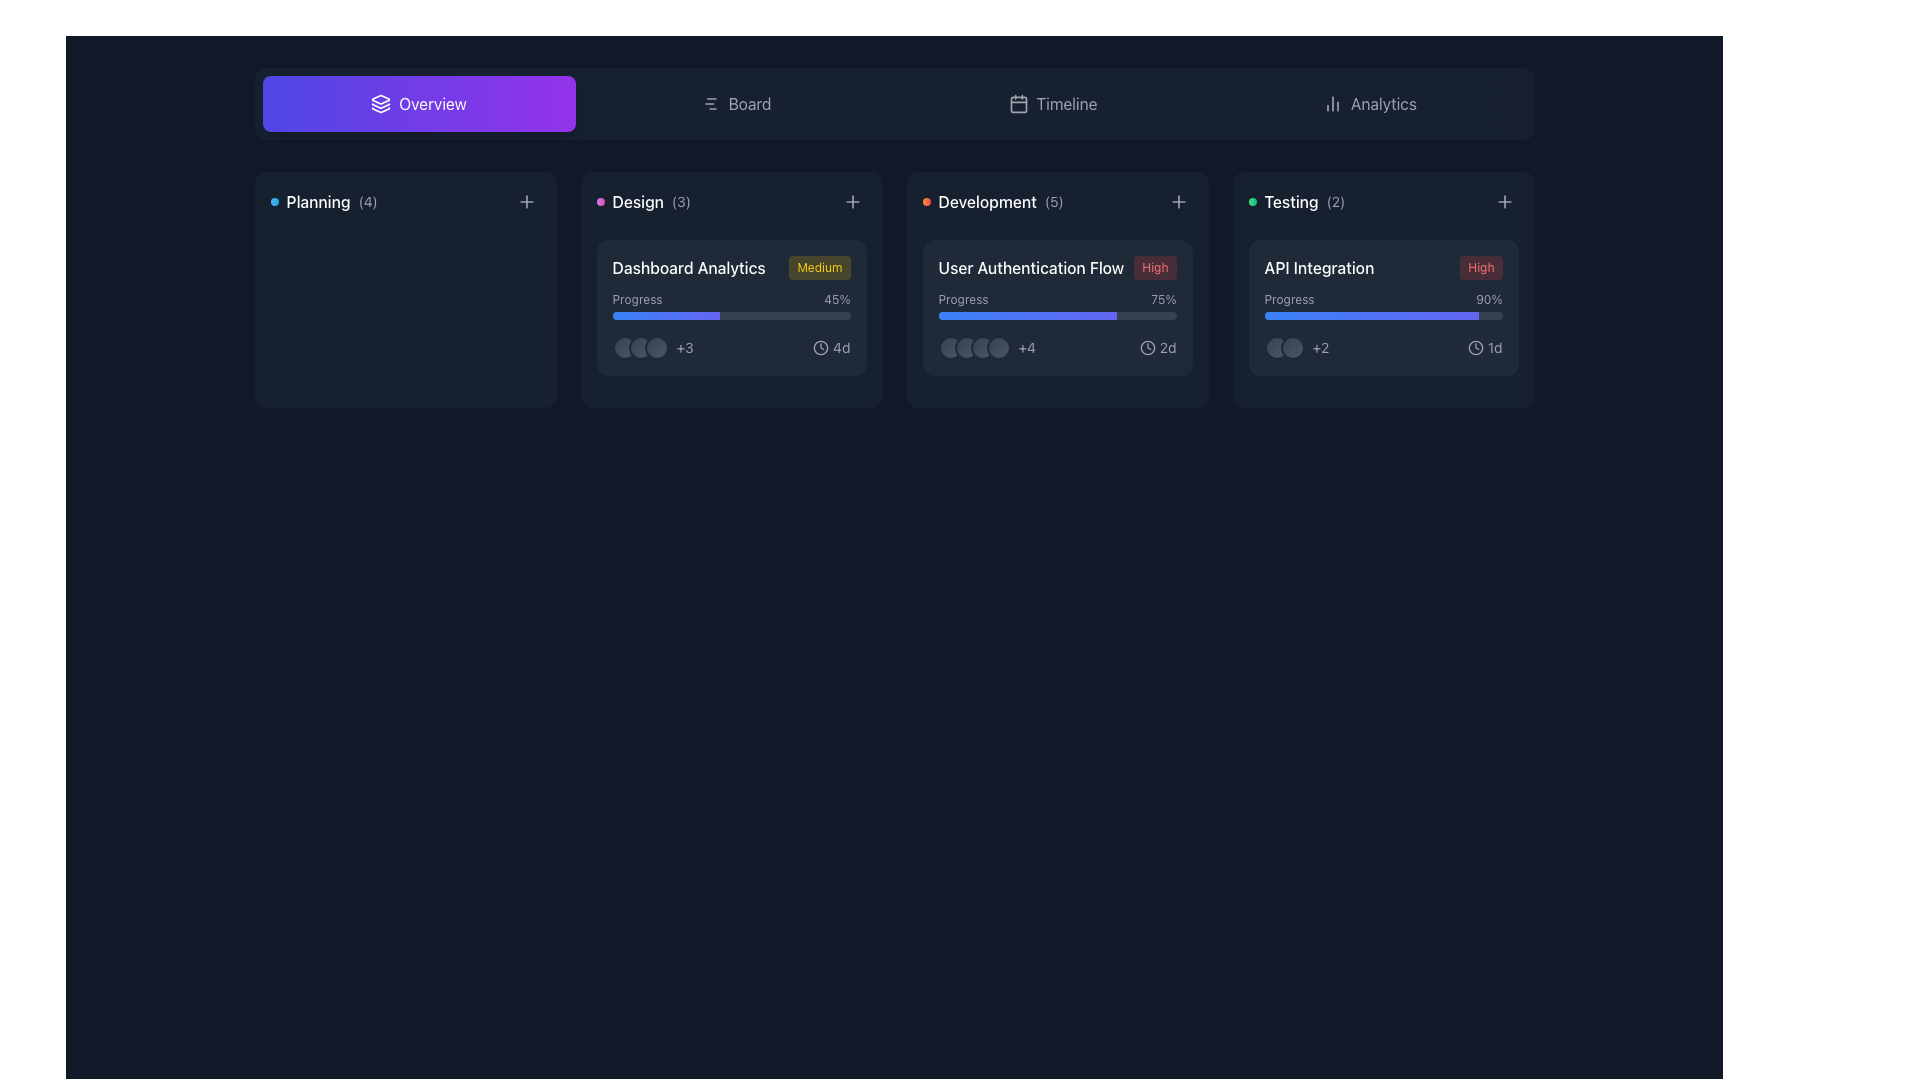  What do you see at coordinates (1495, 346) in the screenshot?
I see `the static text displaying '1d' located in the bottom-right corner of the card with the header 'API Integration' in the 'Testing' column` at bounding box center [1495, 346].